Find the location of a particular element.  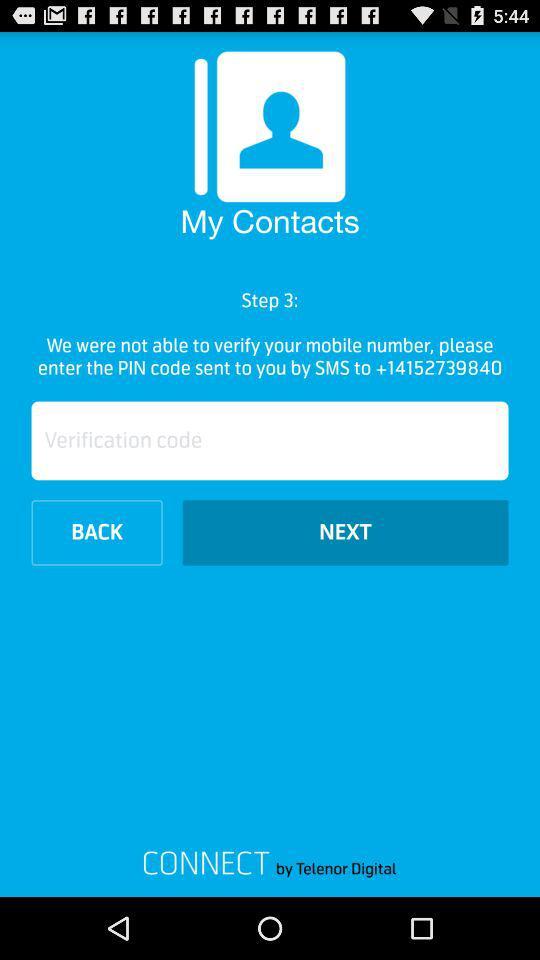

the icon above the back item is located at coordinates (270, 440).